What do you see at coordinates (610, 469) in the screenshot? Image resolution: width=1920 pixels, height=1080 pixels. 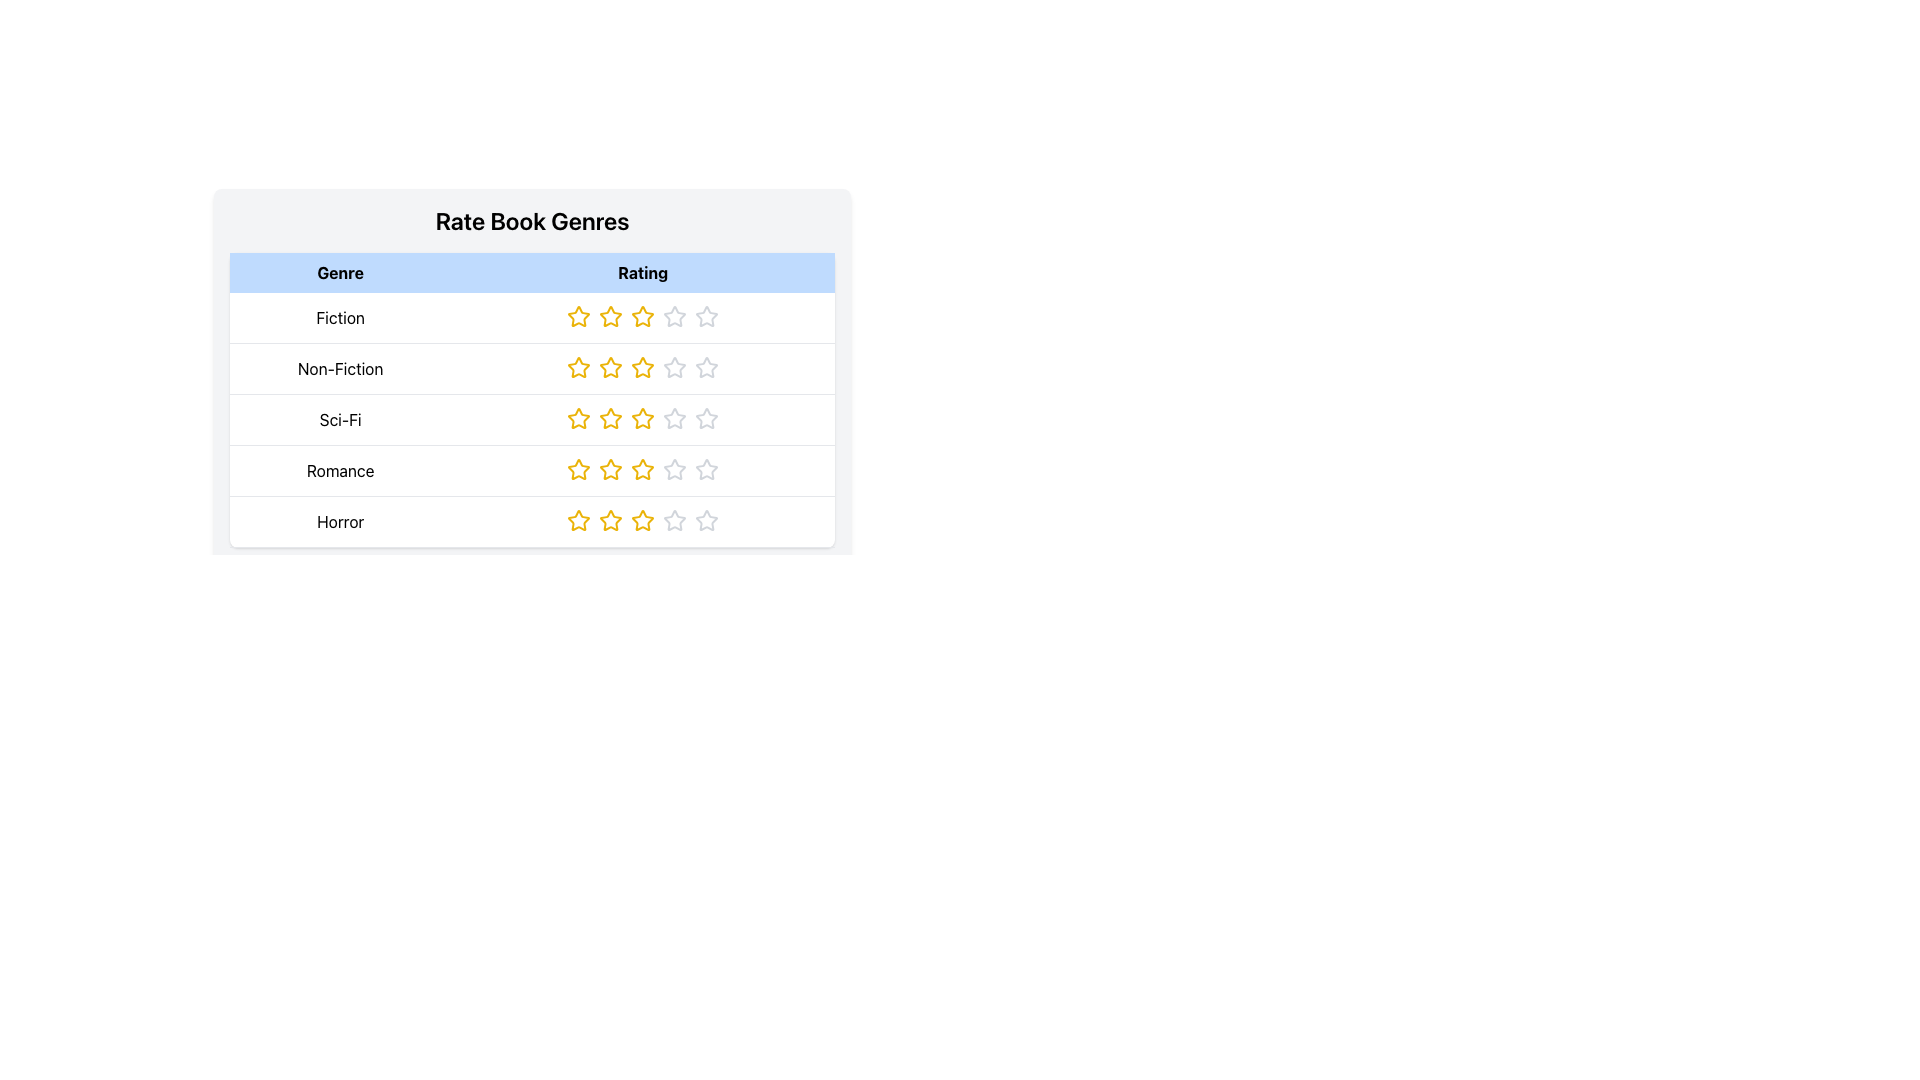 I see `the second star icon in the Romance genre rating column` at bounding box center [610, 469].